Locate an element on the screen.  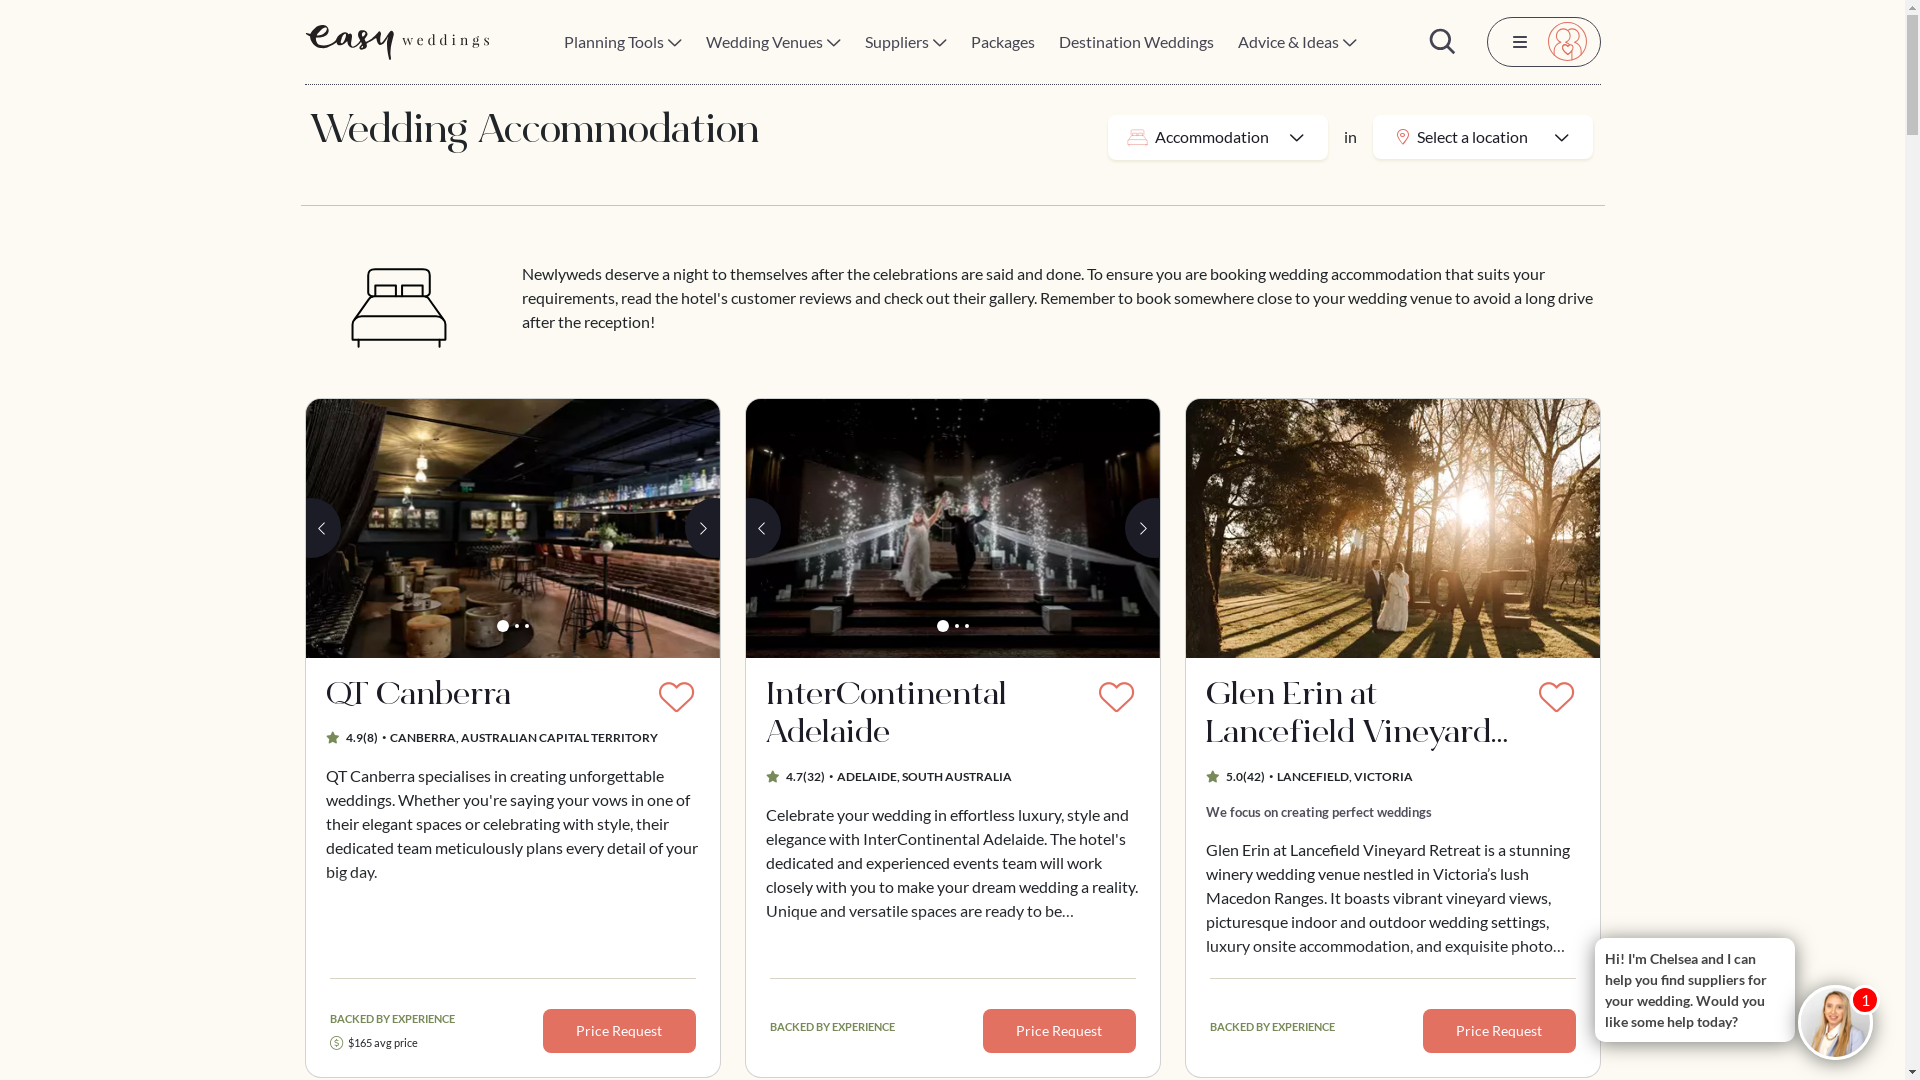
'Select a location' is located at coordinates (1371, 136).